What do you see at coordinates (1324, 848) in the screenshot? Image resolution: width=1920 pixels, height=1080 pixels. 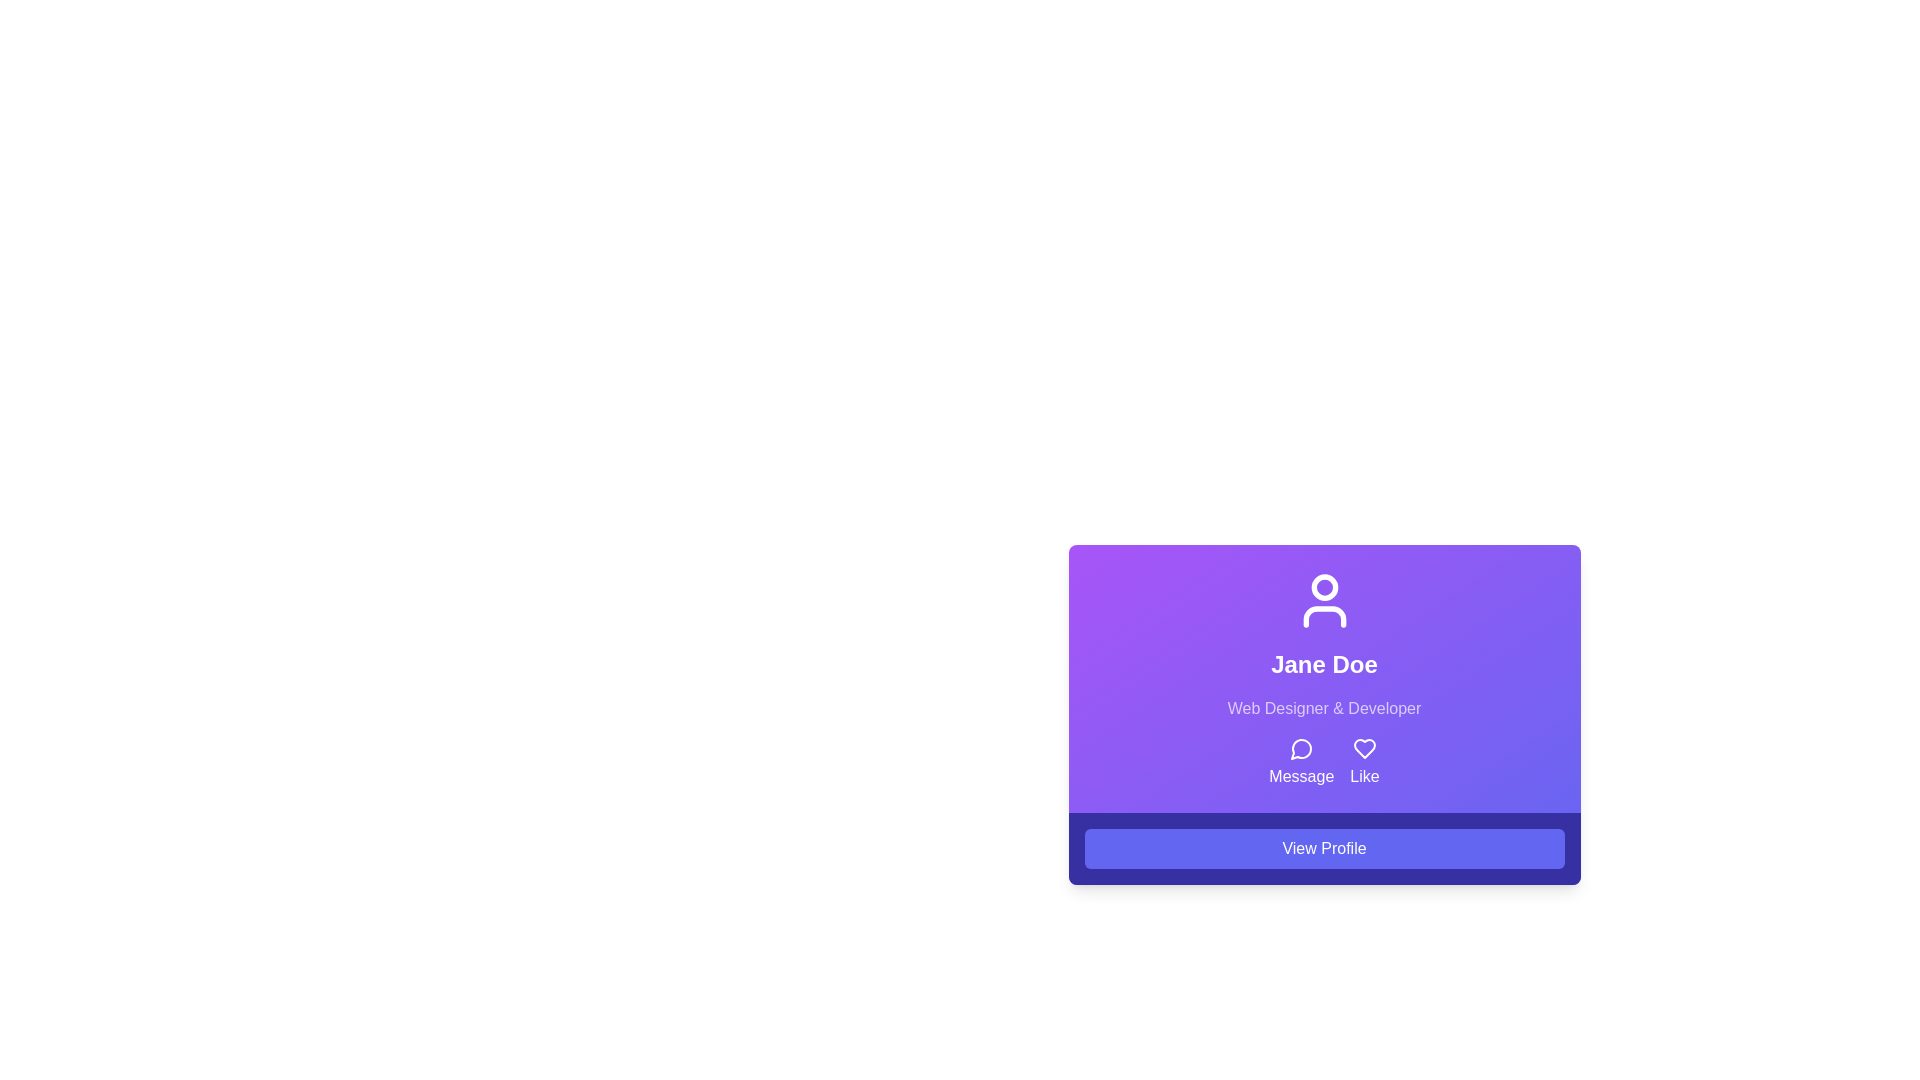 I see `the 'View Profile' button located at the middle bottom of the profile card, which has a purple background and white text` at bounding box center [1324, 848].